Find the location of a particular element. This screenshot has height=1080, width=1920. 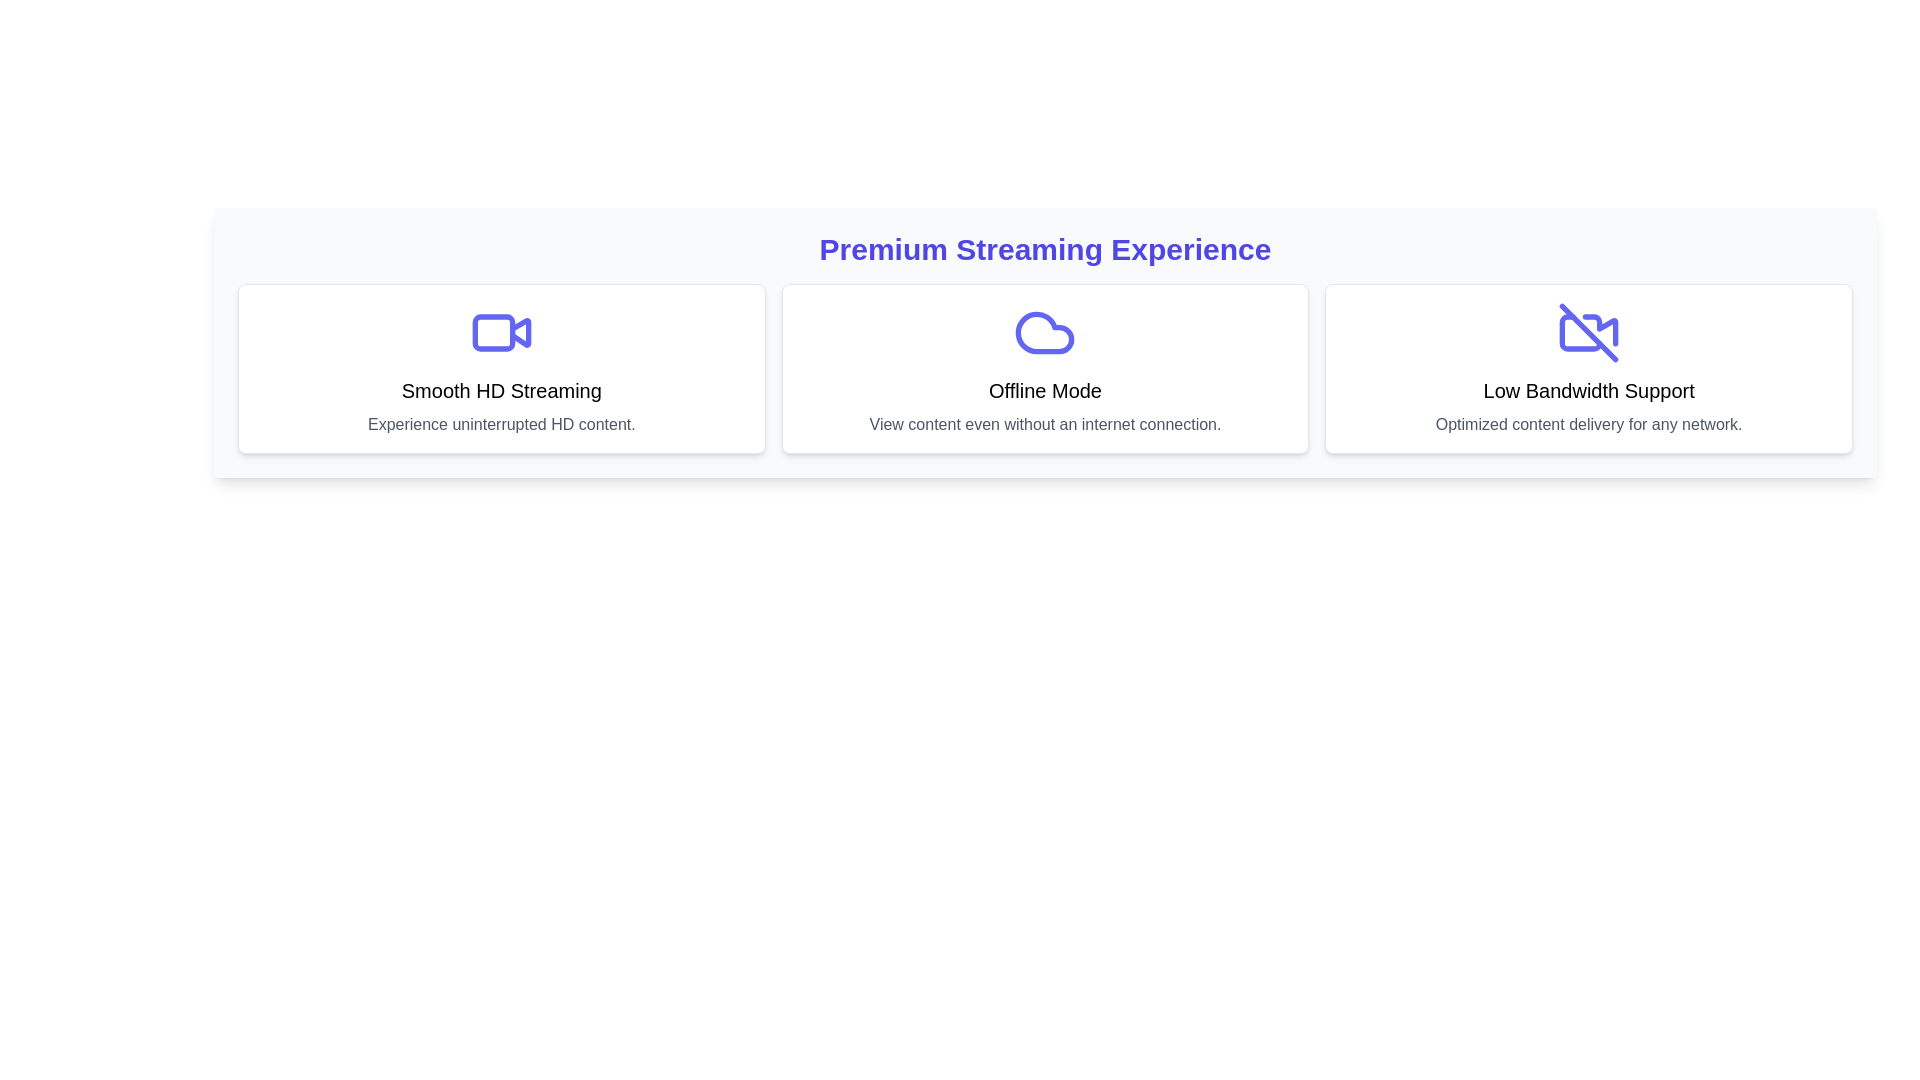

the informational card that provides details about HD streaming, which is the first card in a three-column grid layout located on the leftmost side is located at coordinates (501, 369).